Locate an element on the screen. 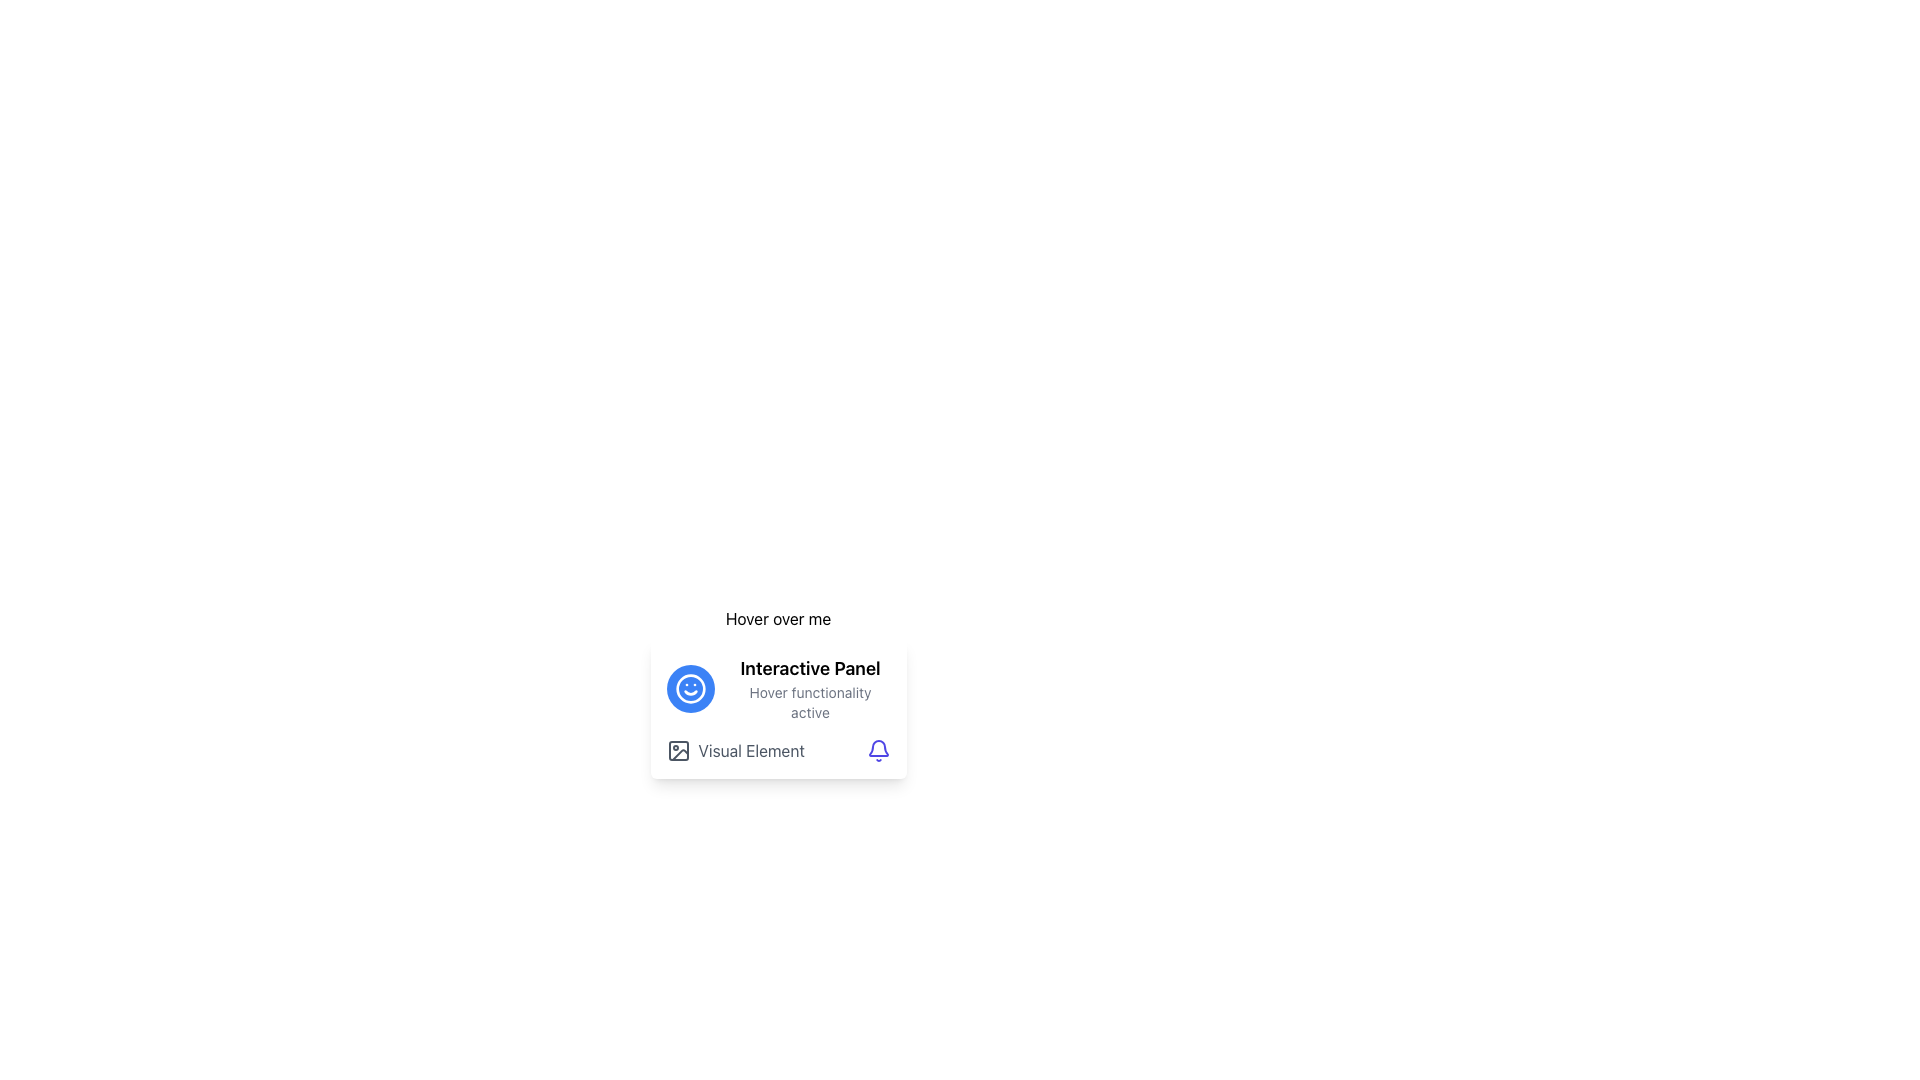  text from the Text Label displaying 'Visual Element', which is styled in gray and located to the right of an image icon in the lower section of the 'Interactive Panel' is located at coordinates (750, 751).